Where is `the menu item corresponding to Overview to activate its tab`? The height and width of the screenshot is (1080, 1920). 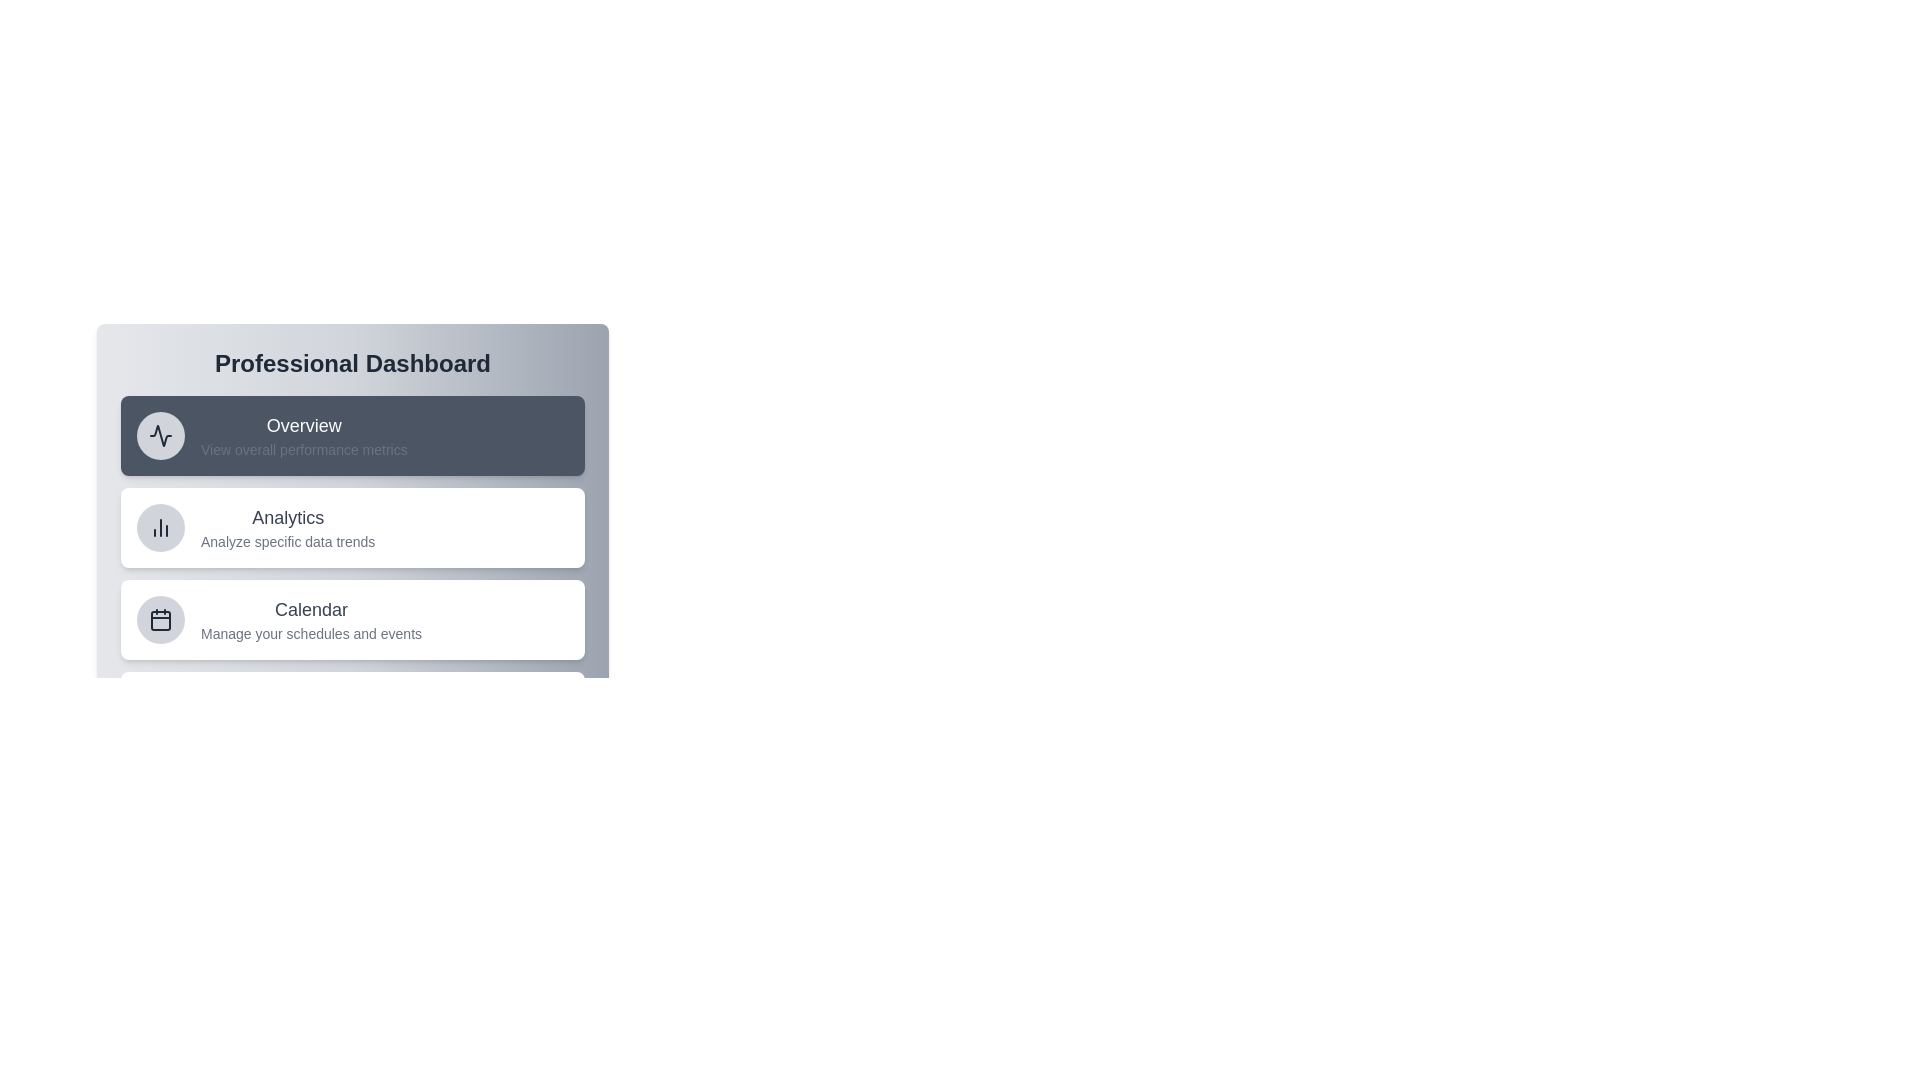
the menu item corresponding to Overview to activate its tab is located at coordinates (353, 434).